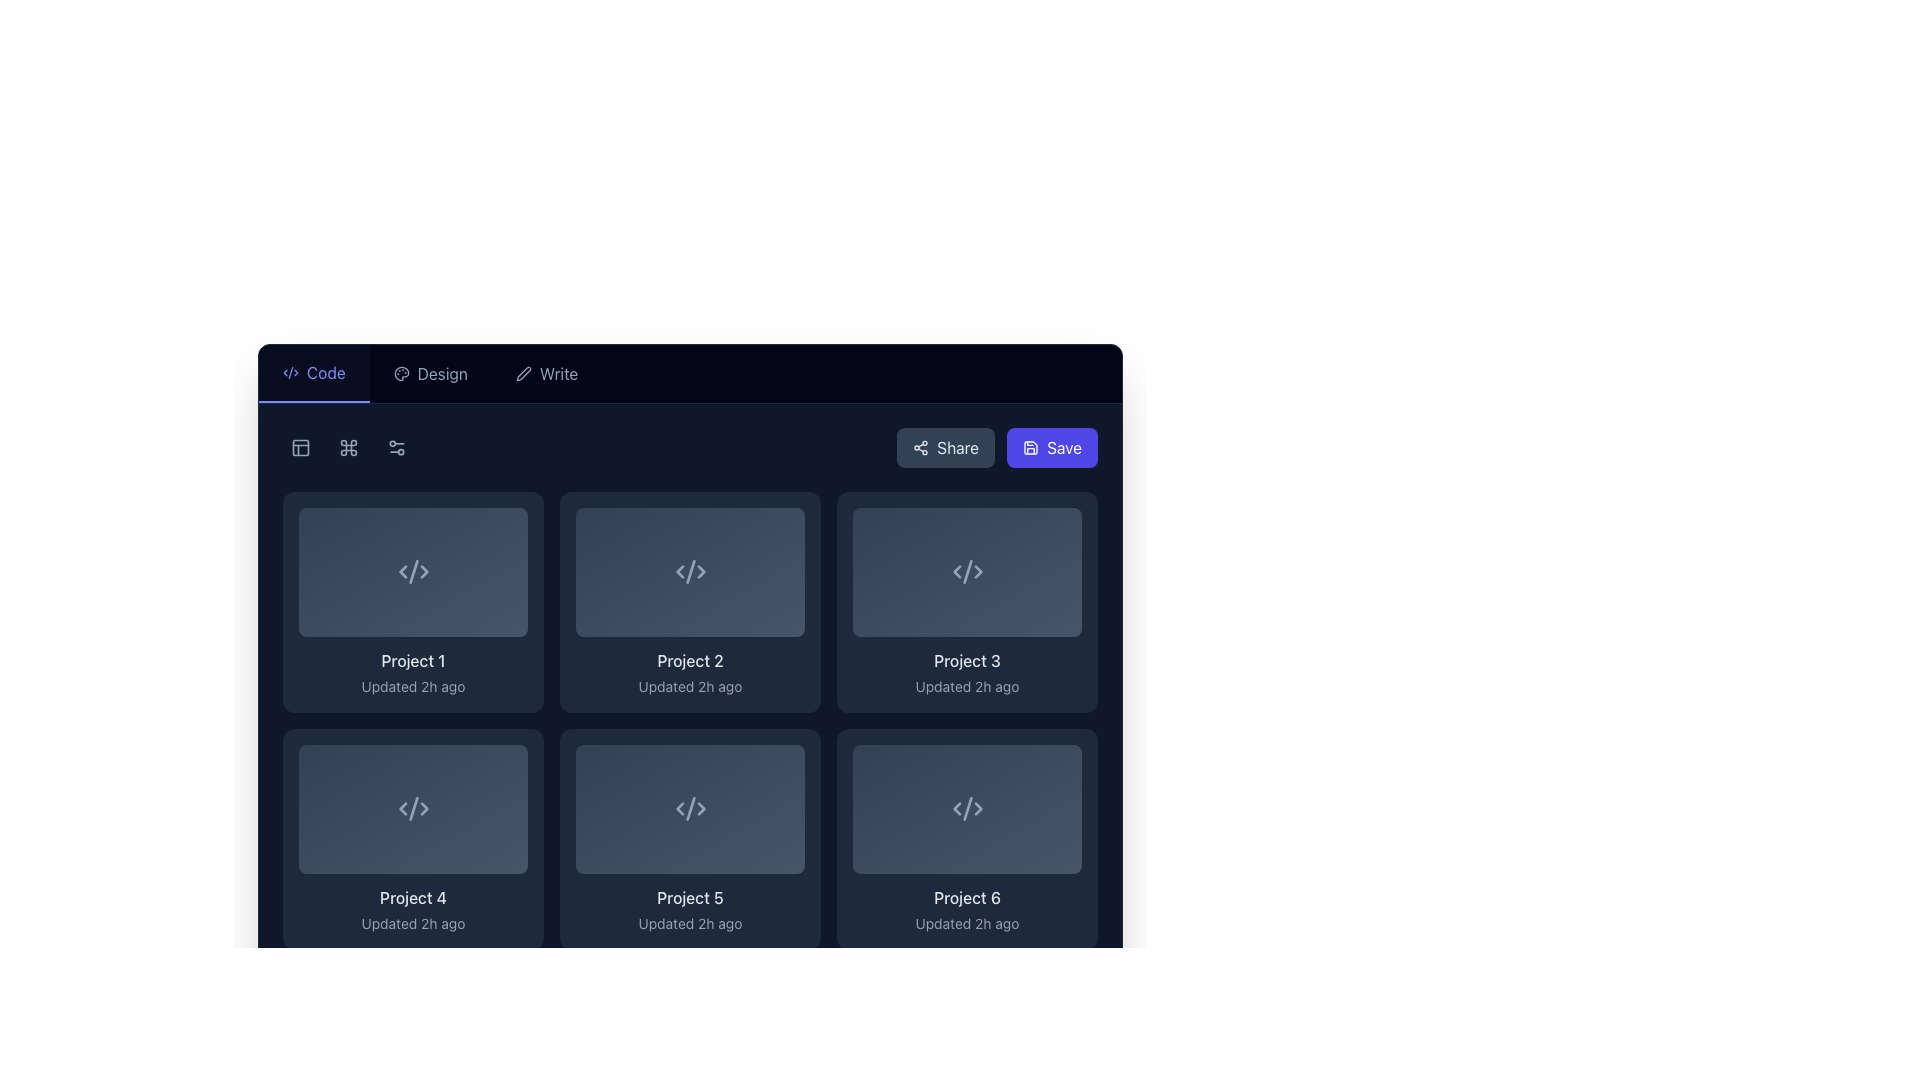  Describe the element at coordinates (523, 374) in the screenshot. I see `the 'Write' icon located in the navigation bar at the top of the interface` at that location.